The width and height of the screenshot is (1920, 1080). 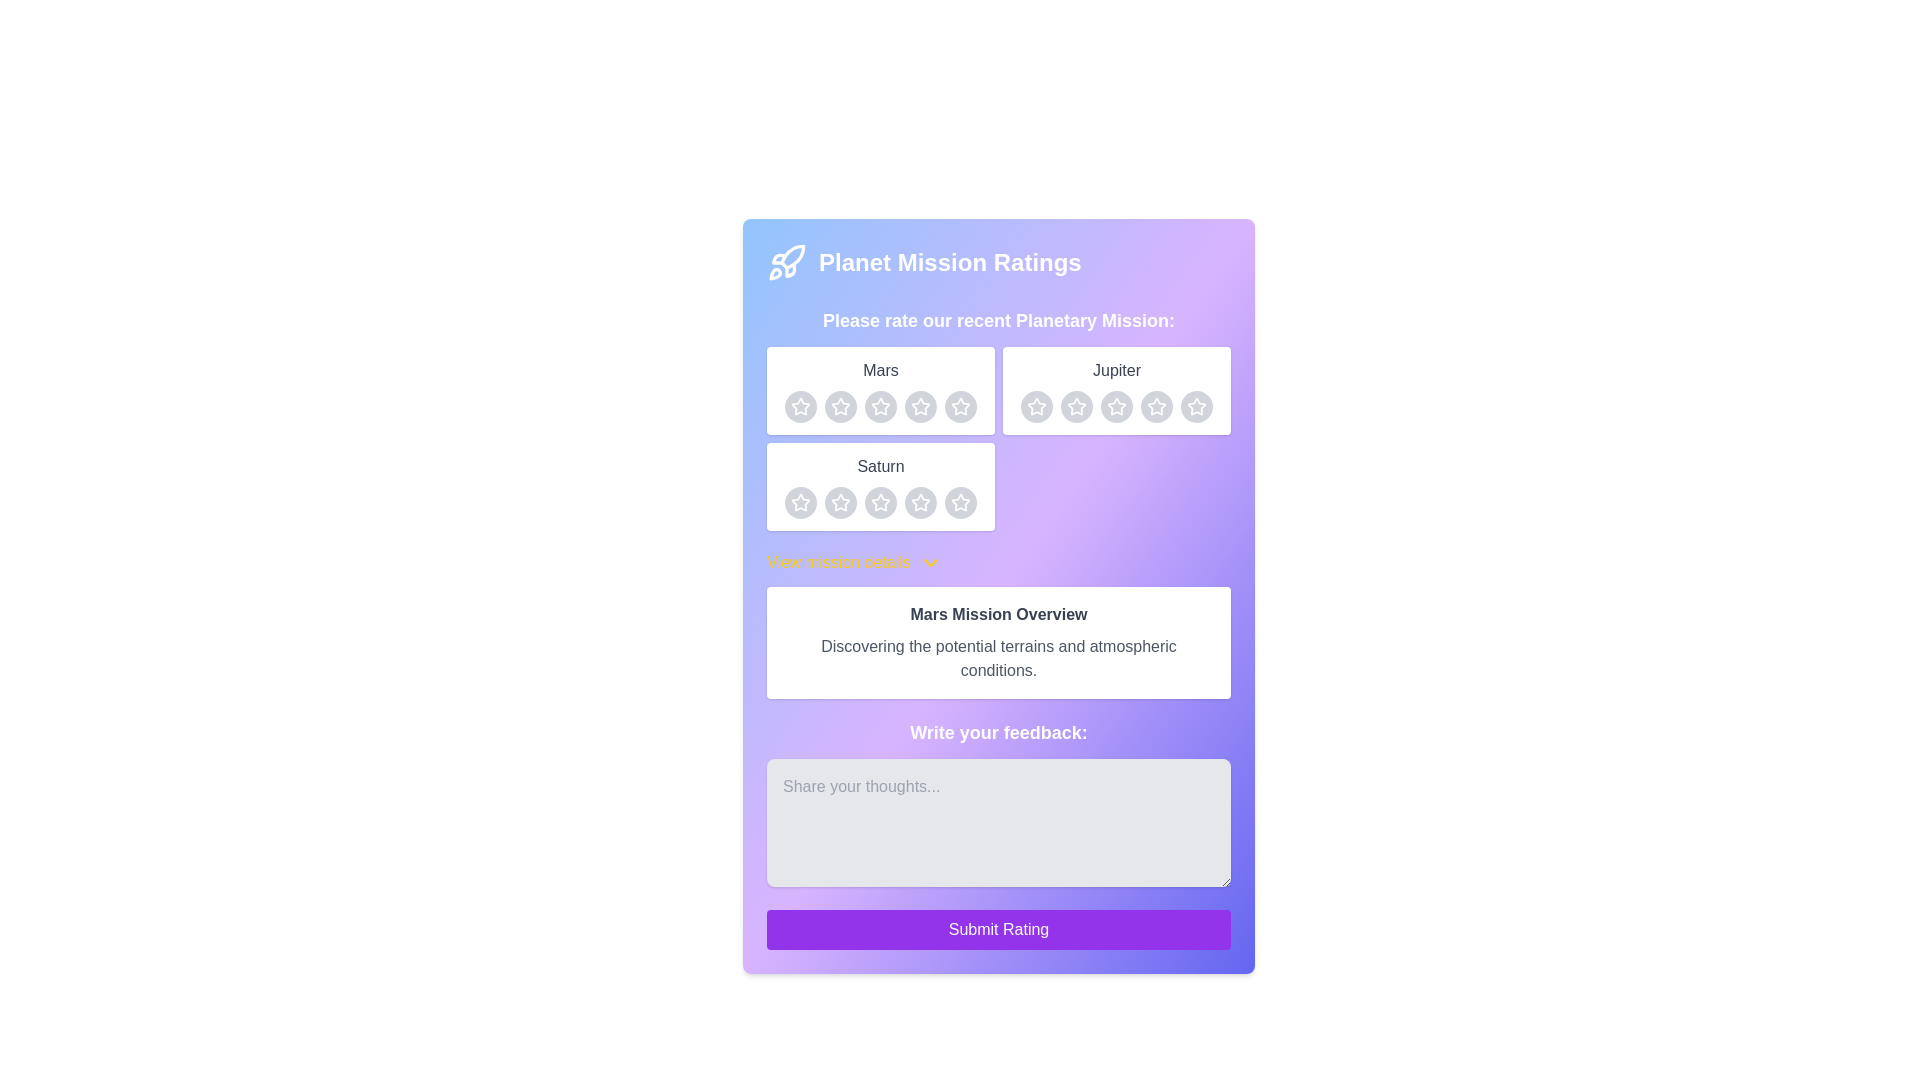 I want to click on the second star button from the left in the rating system under the 'Mars' label, which is a circular button with a gray background and a white star icon, so click(x=840, y=406).